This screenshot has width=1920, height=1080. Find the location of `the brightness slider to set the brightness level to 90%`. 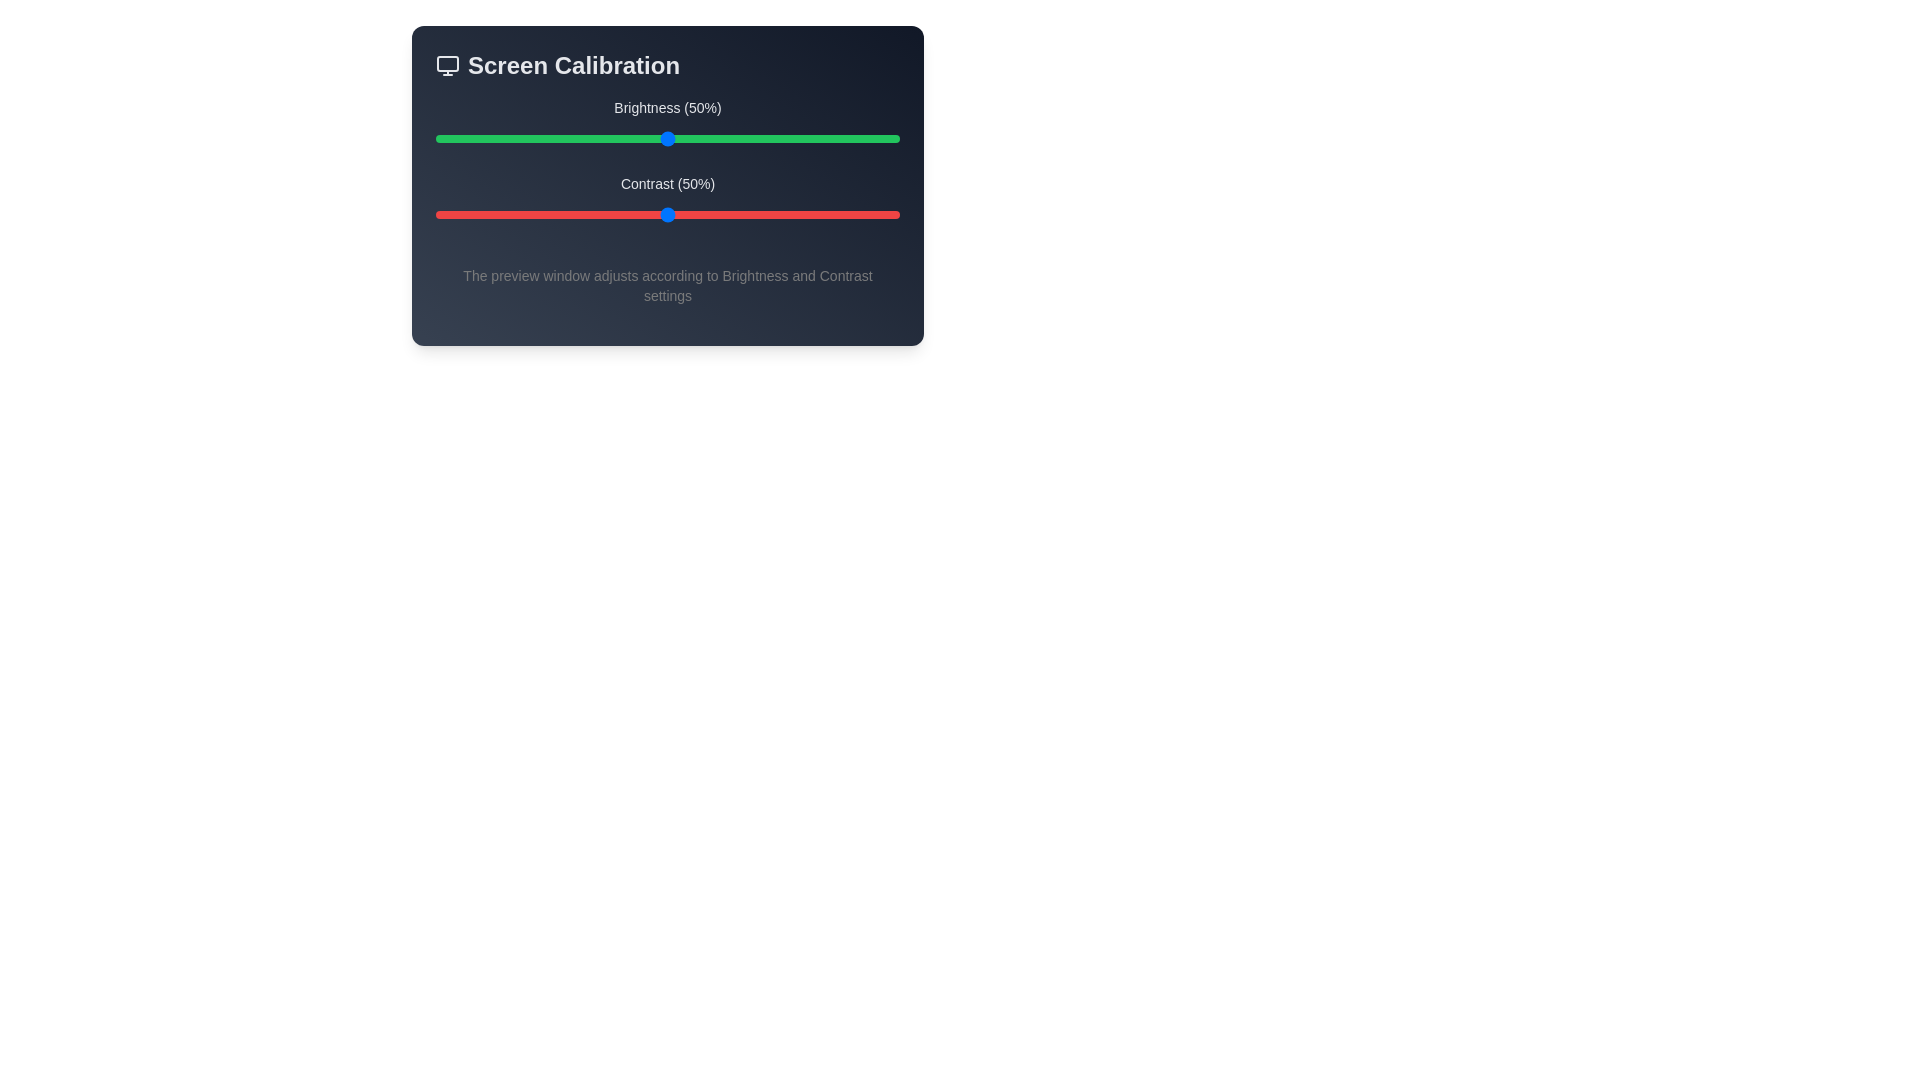

the brightness slider to set the brightness level to 90% is located at coordinates (853, 137).